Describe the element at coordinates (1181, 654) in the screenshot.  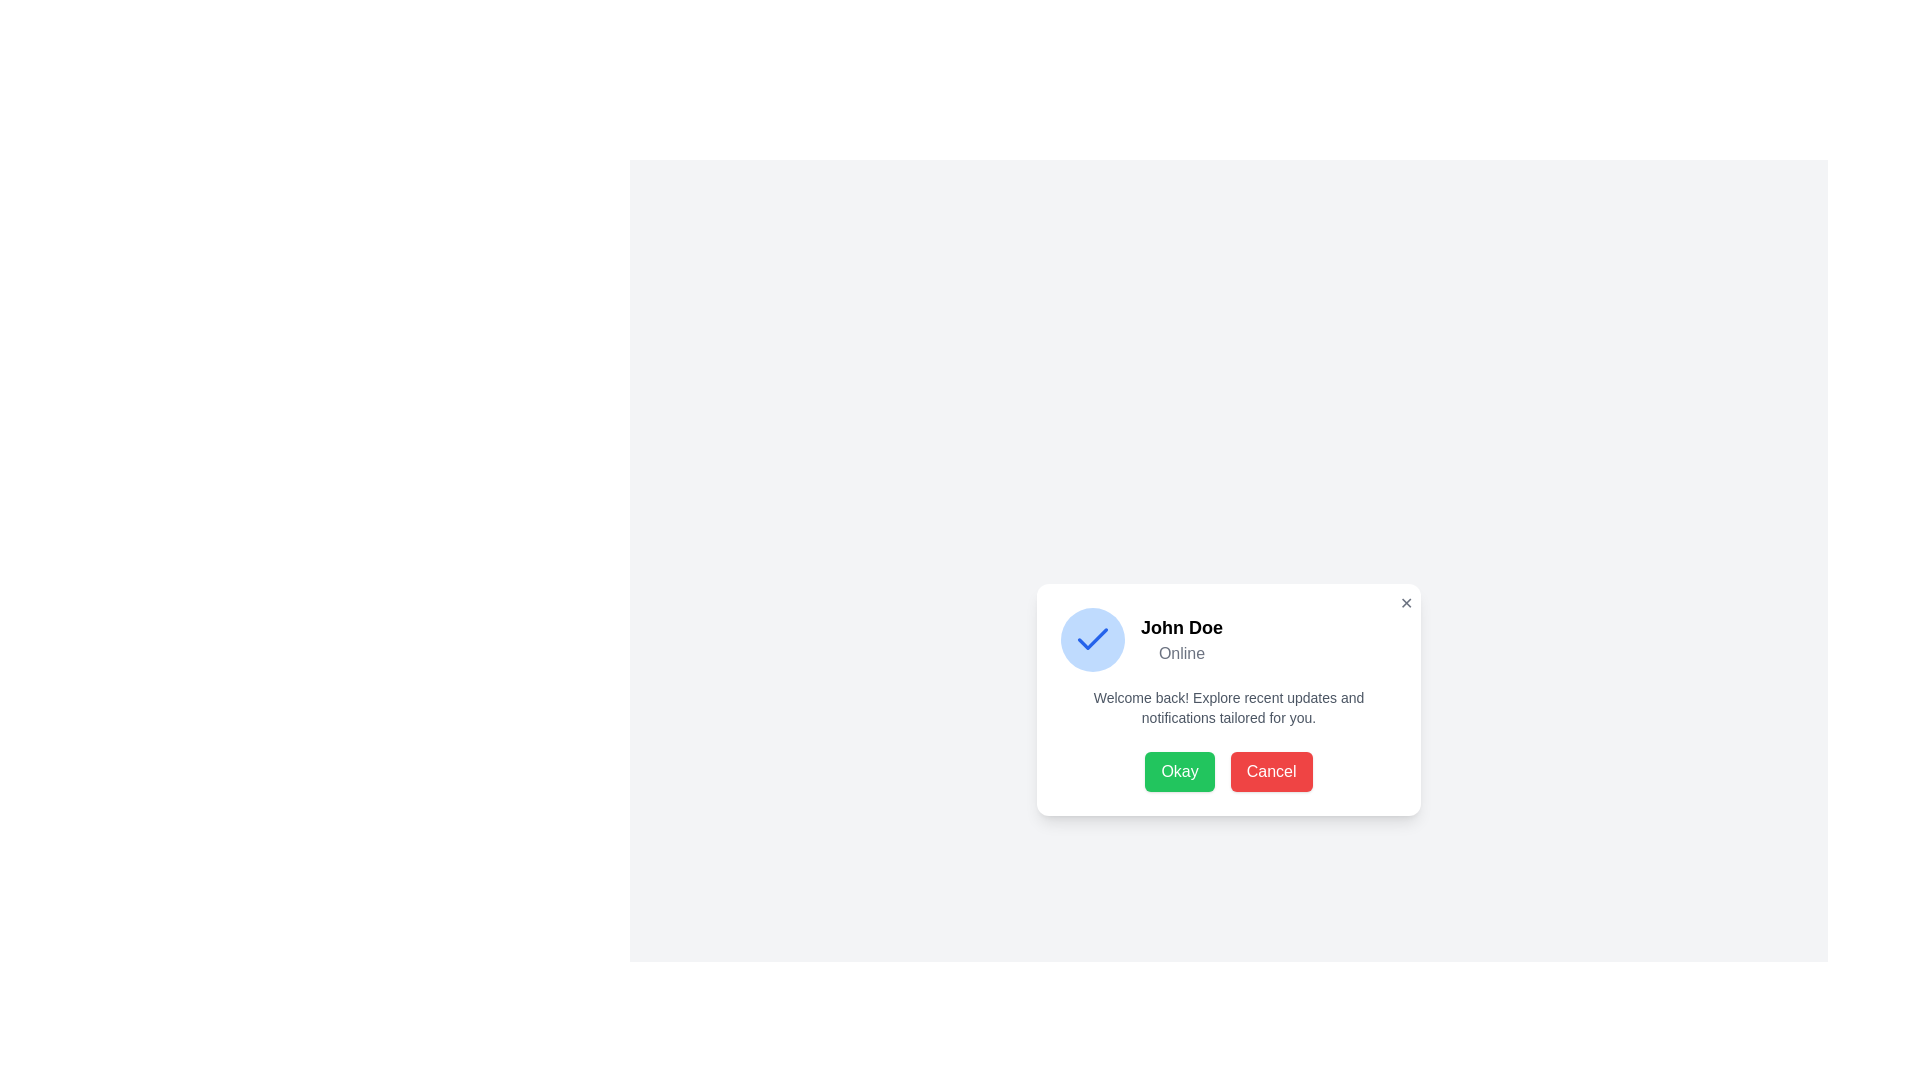
I see `the text element displaying 'Online' styled in gray font, located beneath the bold 'John Doe' text in the dialog box` at that location.